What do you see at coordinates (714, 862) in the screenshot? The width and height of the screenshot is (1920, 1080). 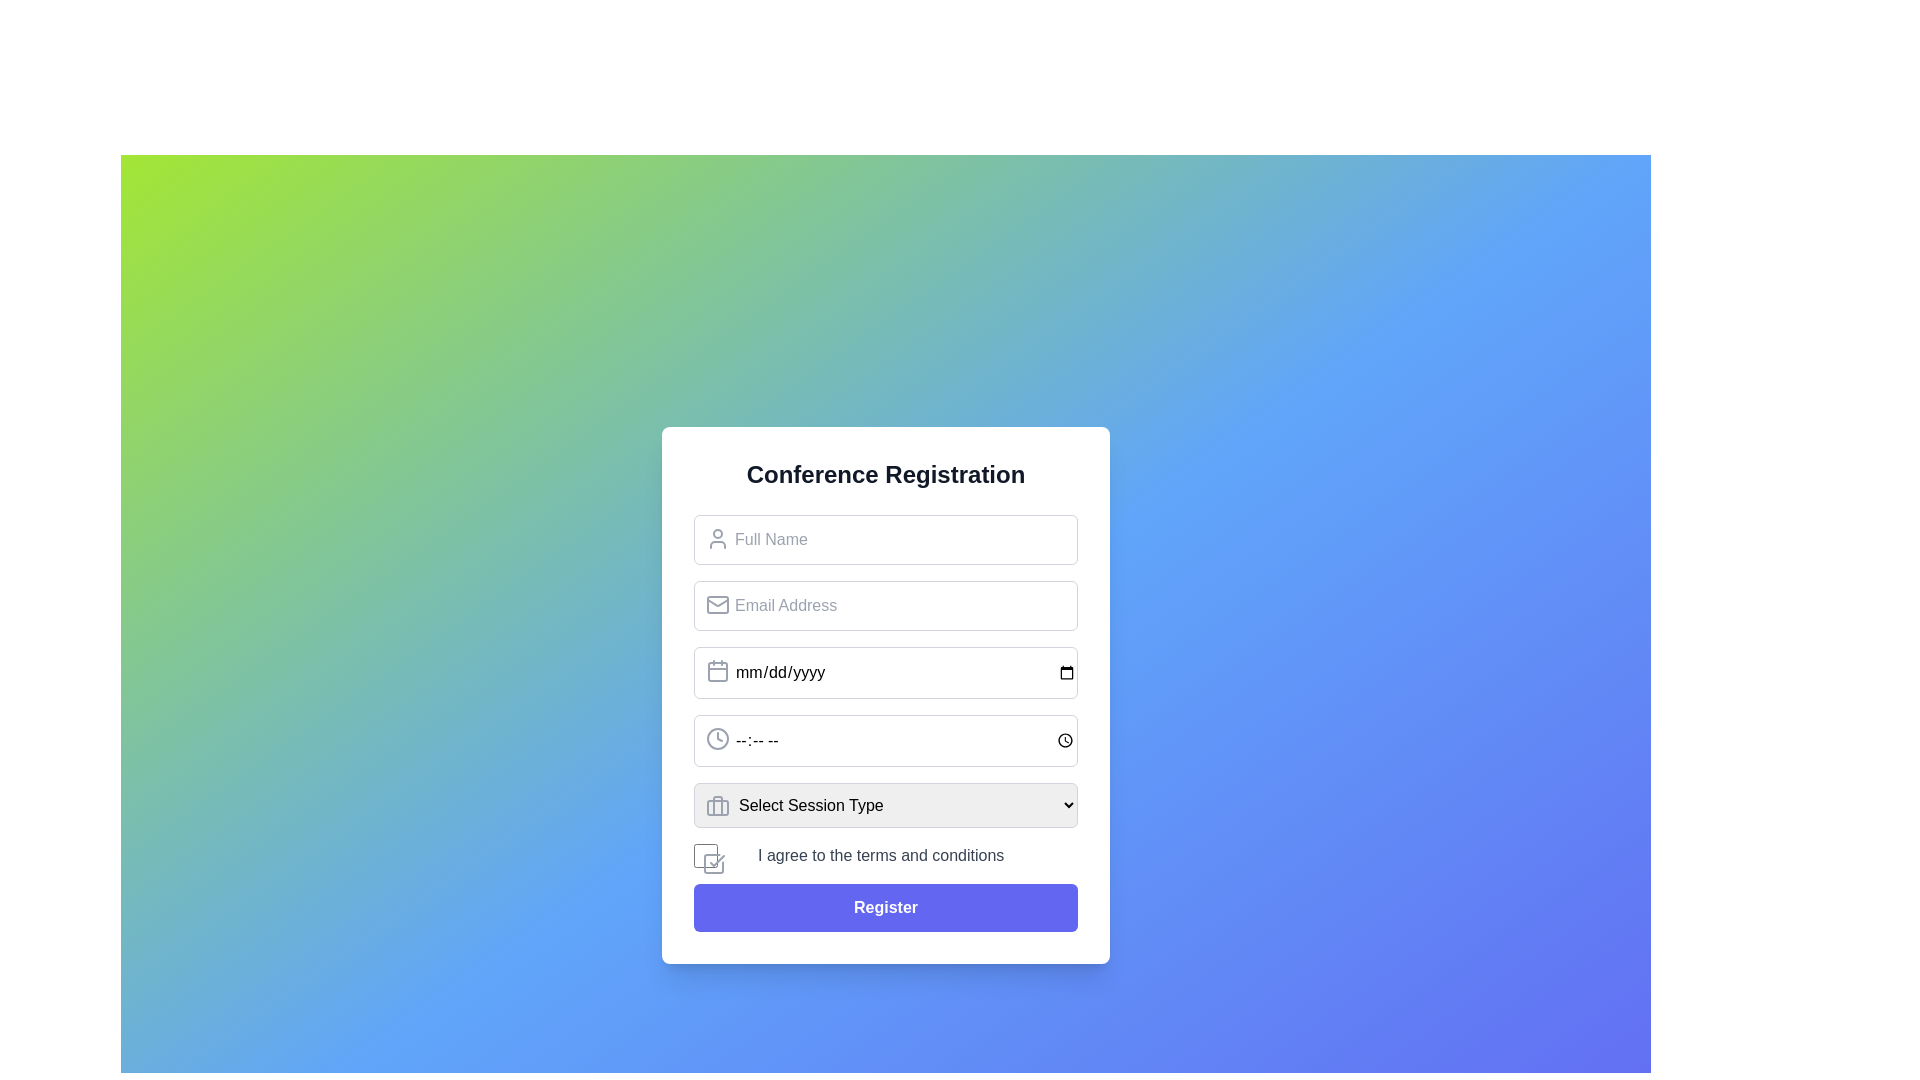 I see `the appearance of the checkbox SVG icon with a check mark located to the left of the text 'I agree to the terms and conditions.'` at bounding box center [714, 862].